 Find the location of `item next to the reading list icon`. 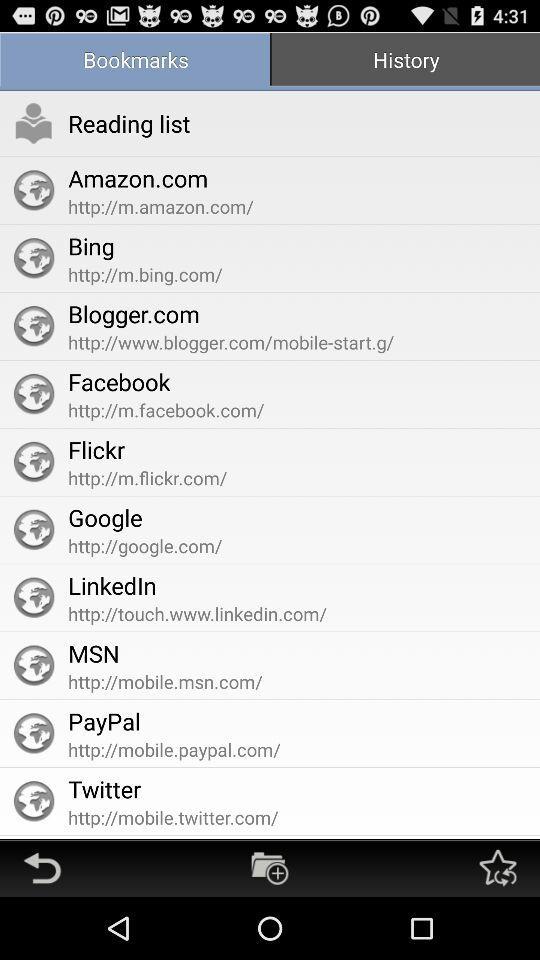

item next to the reading list icon is located at coordinates (33, 122).